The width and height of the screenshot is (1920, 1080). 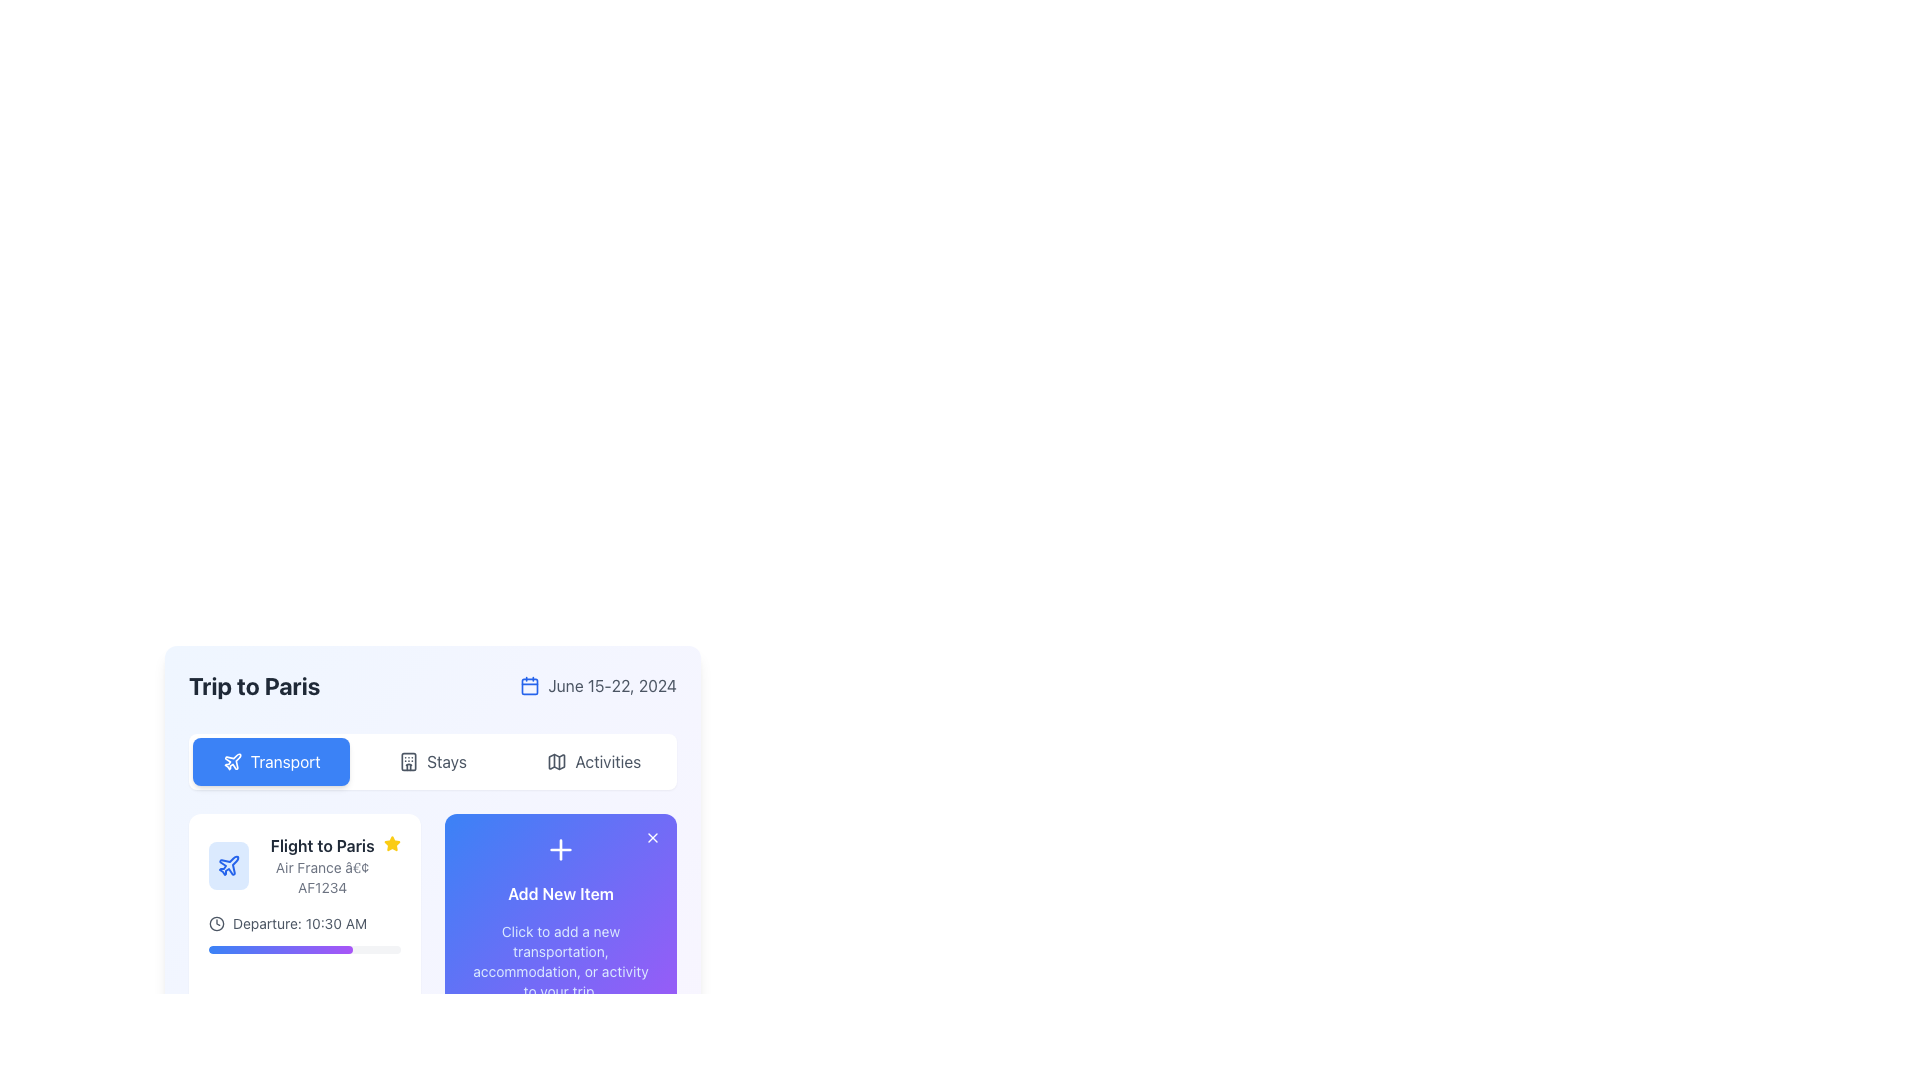 I want to click on the plus-shaped icon symbolizing addition, which is centrally positioned near the top of a purple-colored section above the text 'Add New Item.', so click(x=560, y=849).